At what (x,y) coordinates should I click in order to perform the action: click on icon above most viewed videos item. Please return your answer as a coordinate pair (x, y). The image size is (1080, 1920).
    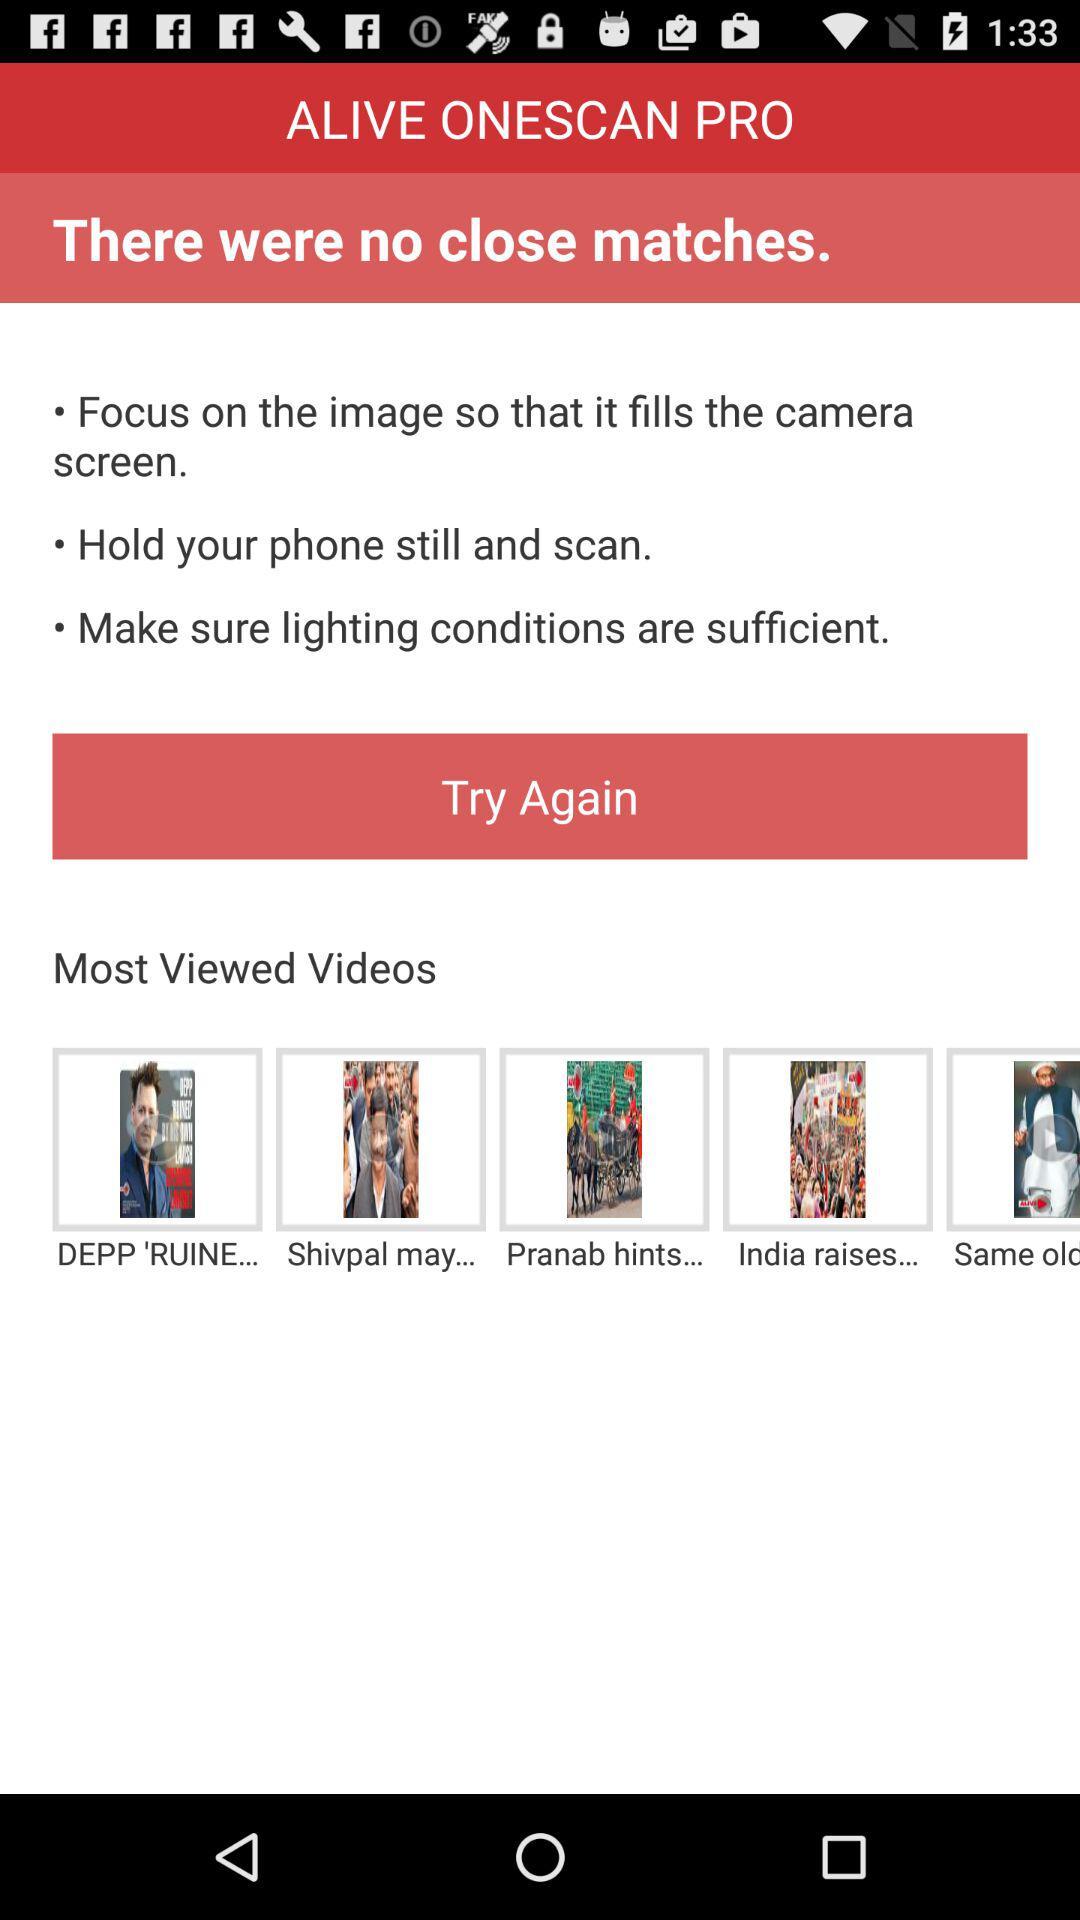
    Looking at the image, I should click on (540, 795).